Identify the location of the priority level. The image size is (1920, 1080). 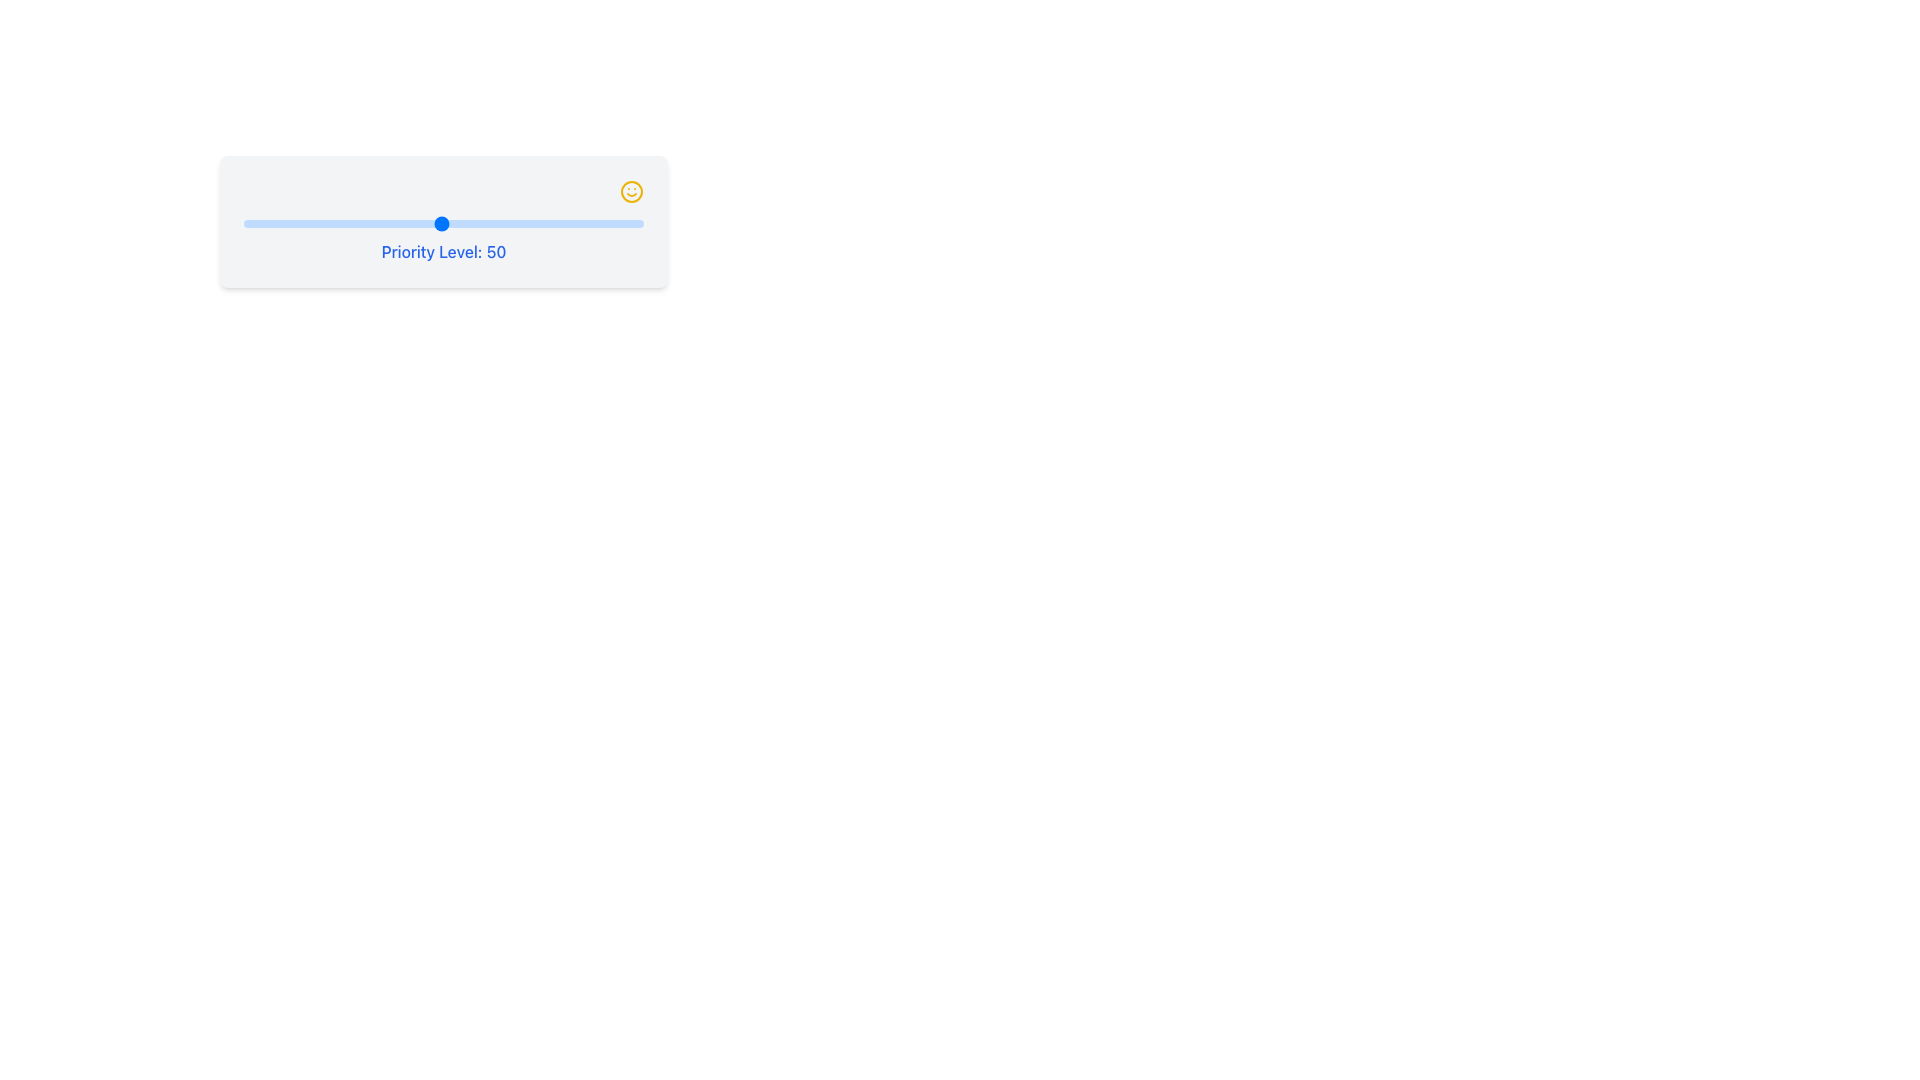
(353, 223).